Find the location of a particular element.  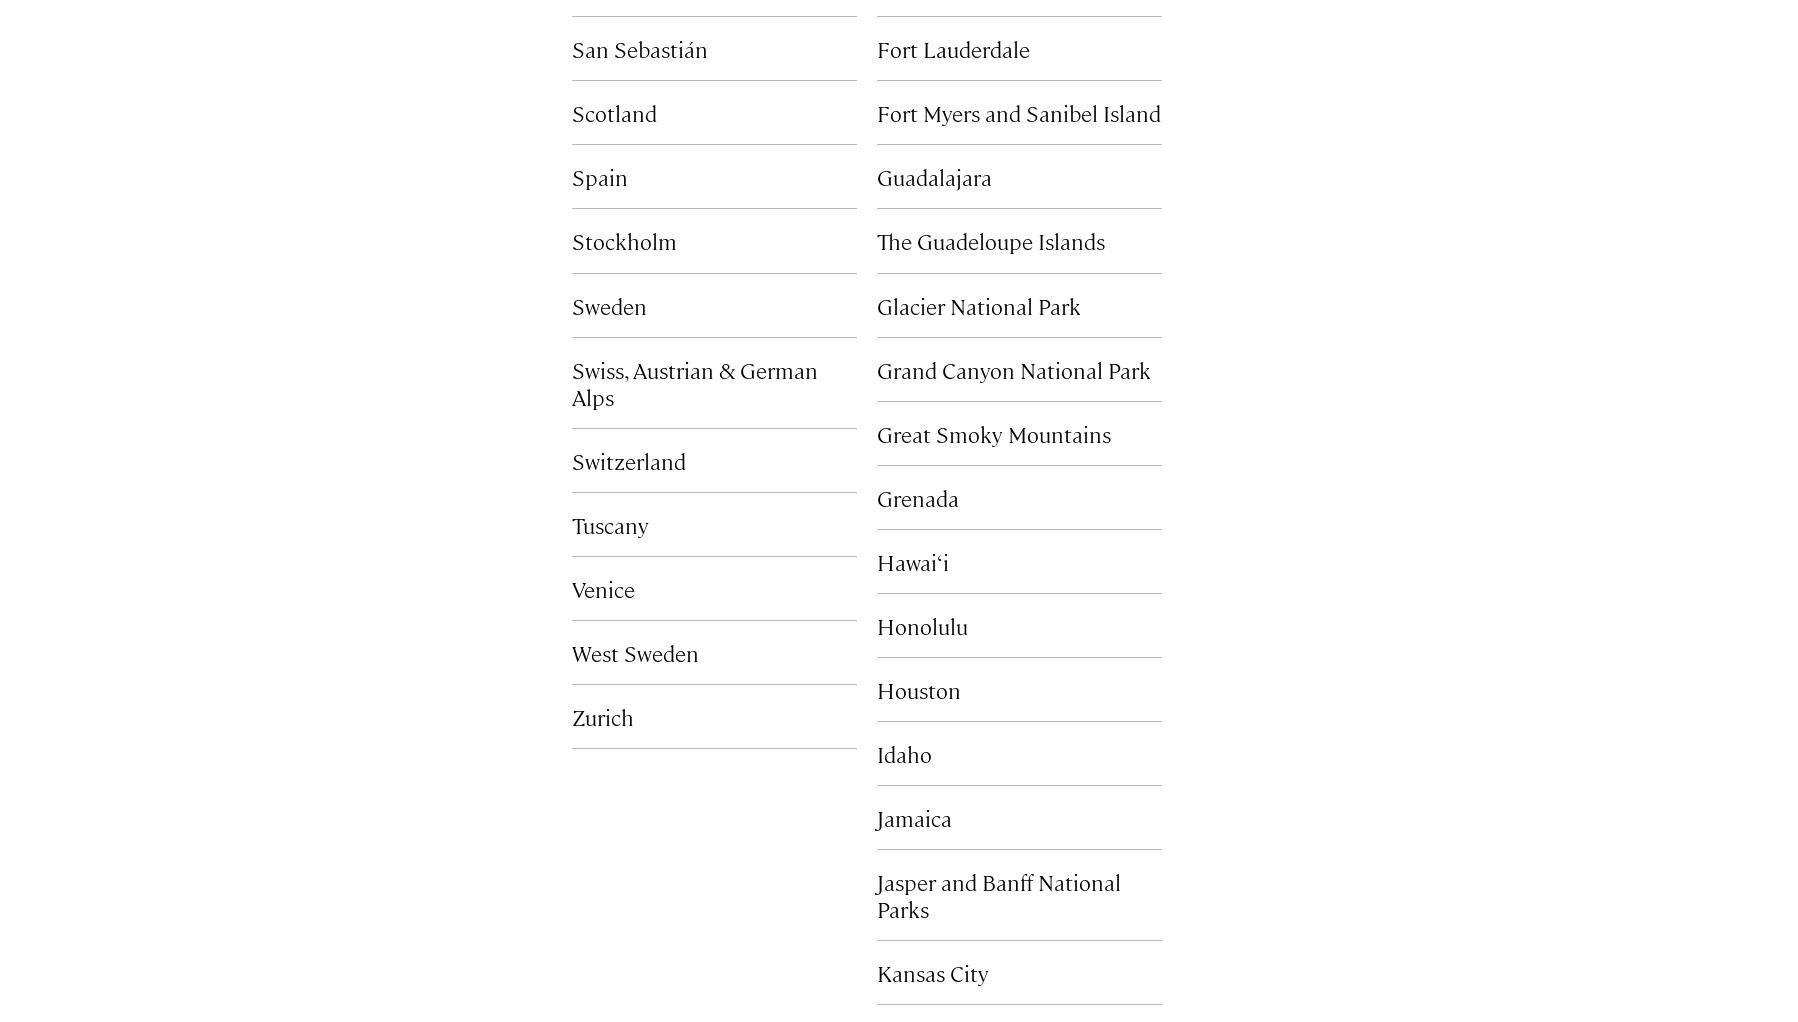

'Switzerland' is located at coordinates (627, 458).